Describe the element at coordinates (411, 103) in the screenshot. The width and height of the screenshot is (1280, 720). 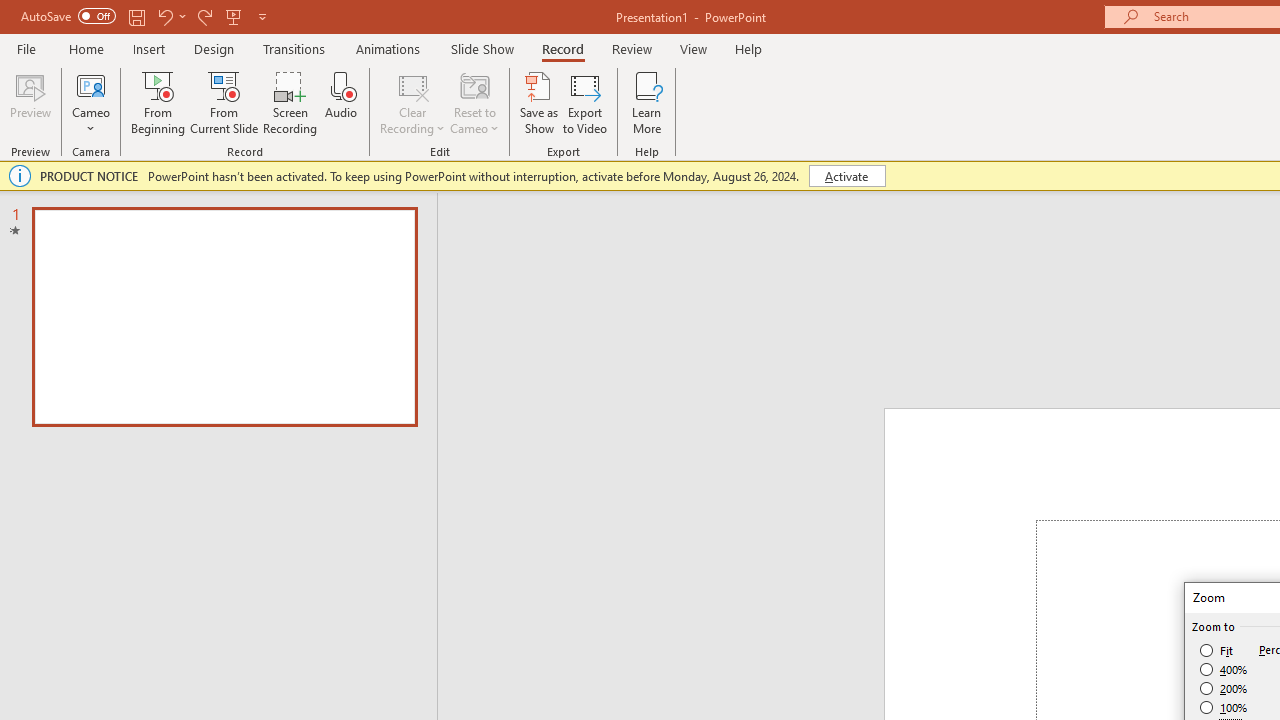
I see `'Clear Recording'` at that location.